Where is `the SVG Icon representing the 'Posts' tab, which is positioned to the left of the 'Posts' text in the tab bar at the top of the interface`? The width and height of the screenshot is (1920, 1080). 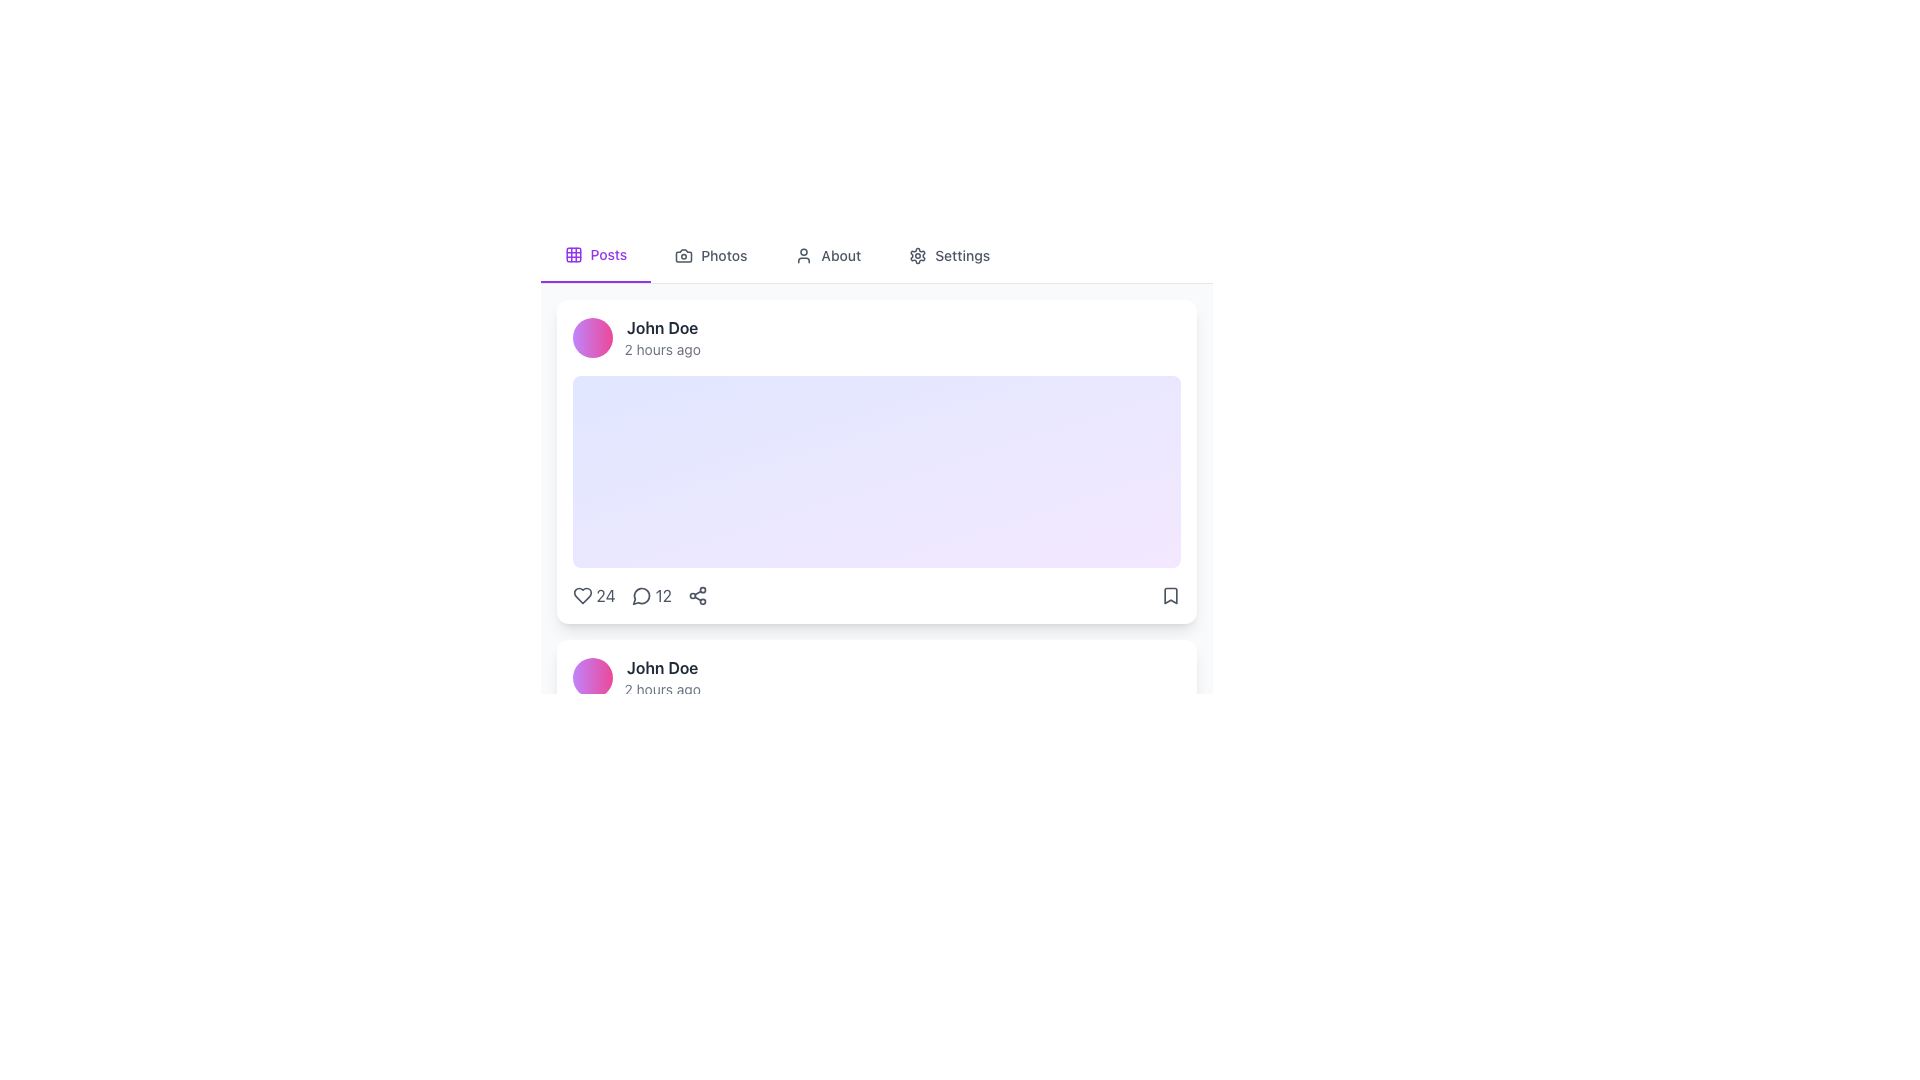
the SVG Icon representing the 'Posts' tab, which is positioned to the left of the 'Posts' text in the tab bar at the top of the interface is located at coordinates (572, 253).